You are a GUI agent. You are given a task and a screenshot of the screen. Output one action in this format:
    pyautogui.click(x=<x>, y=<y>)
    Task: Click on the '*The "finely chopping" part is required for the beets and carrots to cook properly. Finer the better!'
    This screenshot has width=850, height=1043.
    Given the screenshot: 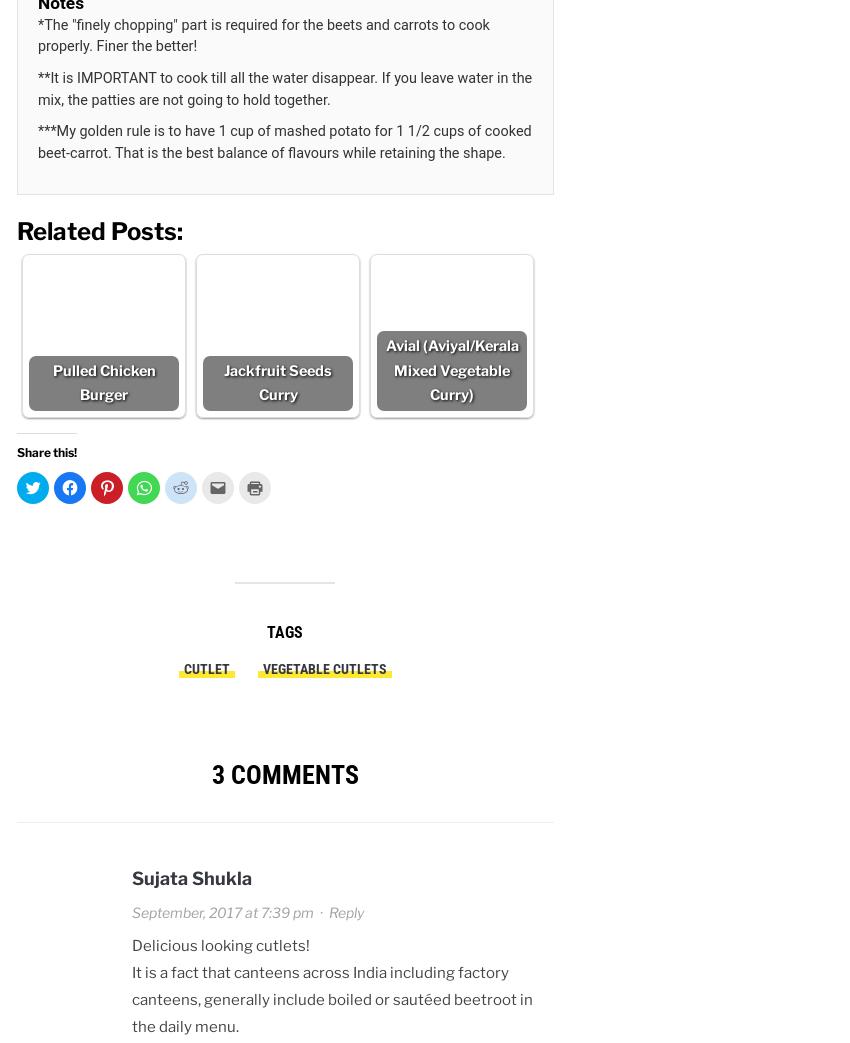 What is the action you would take?
    pyautogui.click(x=262, y=34)
    